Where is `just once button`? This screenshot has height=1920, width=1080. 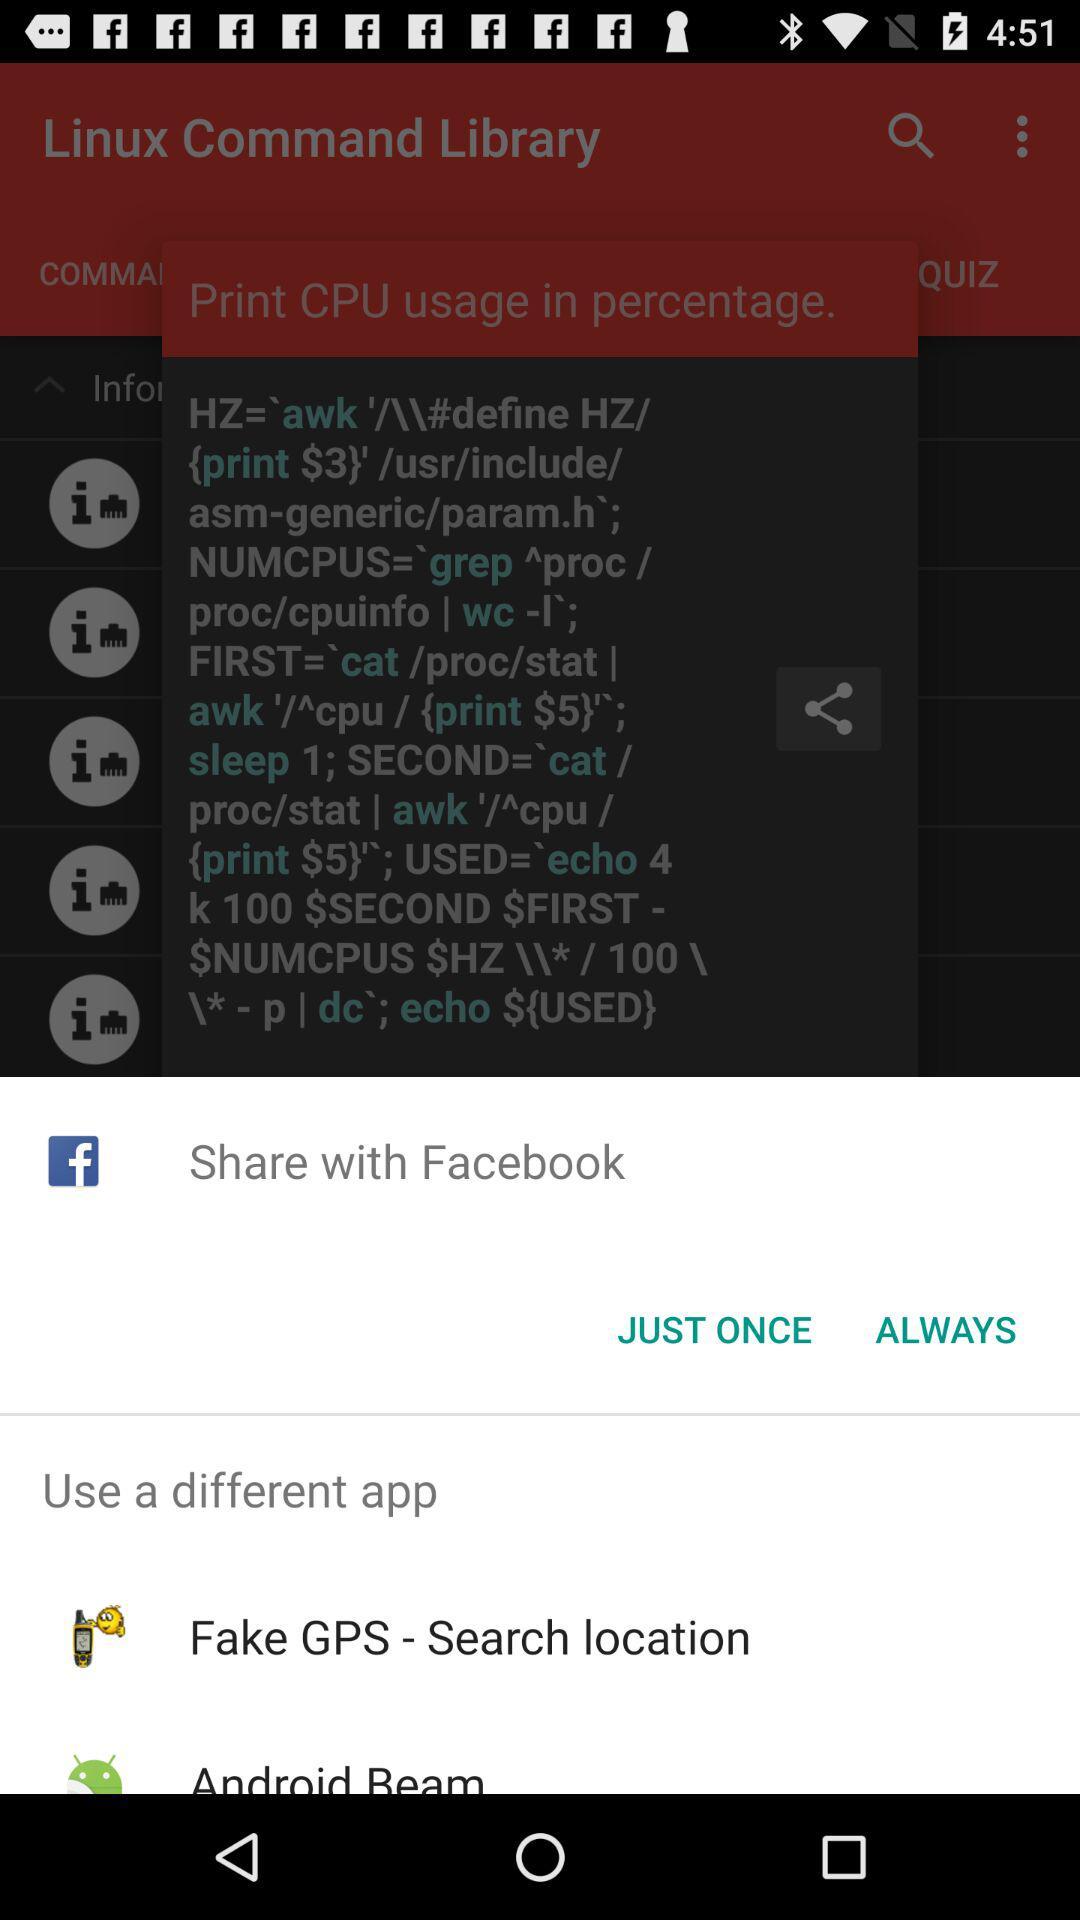 just once button is located at coordinates (713, 1329).